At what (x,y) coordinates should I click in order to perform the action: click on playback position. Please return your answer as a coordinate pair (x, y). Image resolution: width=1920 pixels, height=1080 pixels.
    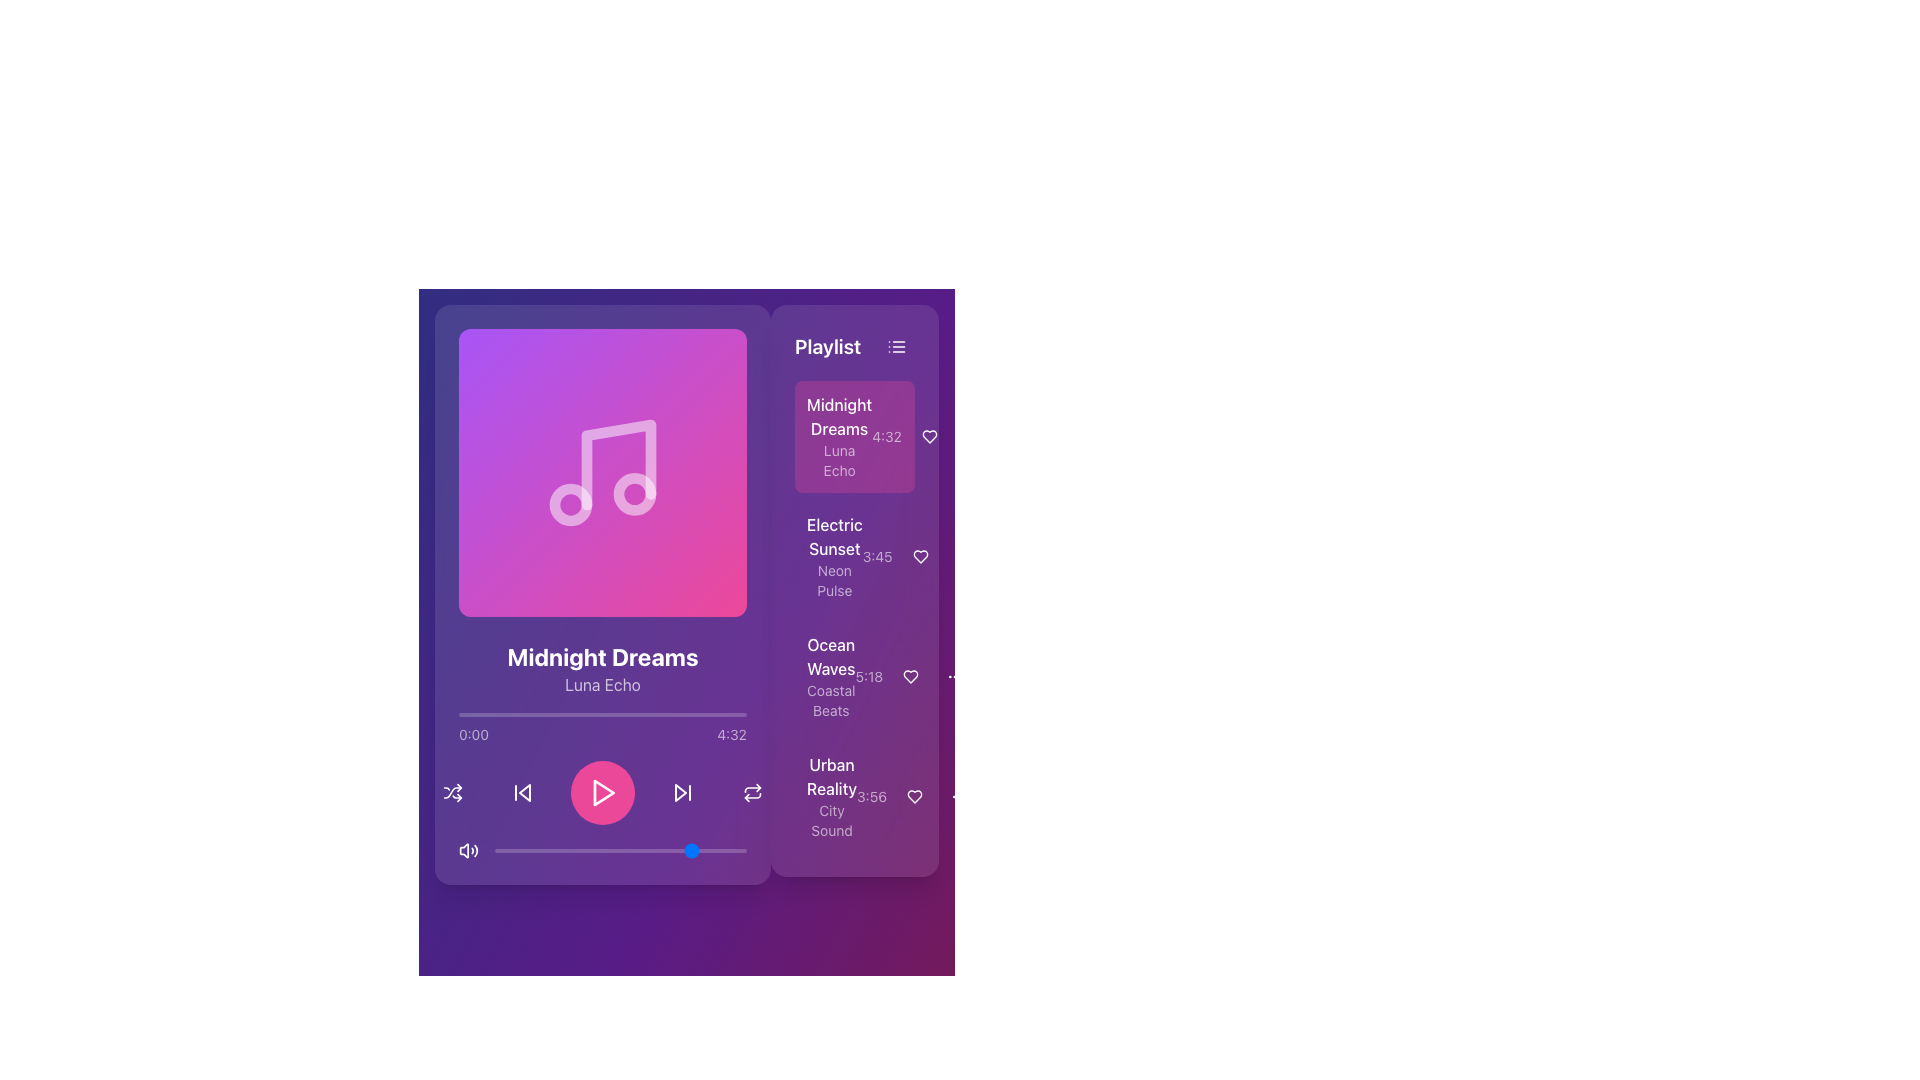
    Looking at the image, I should click on (527, 713).